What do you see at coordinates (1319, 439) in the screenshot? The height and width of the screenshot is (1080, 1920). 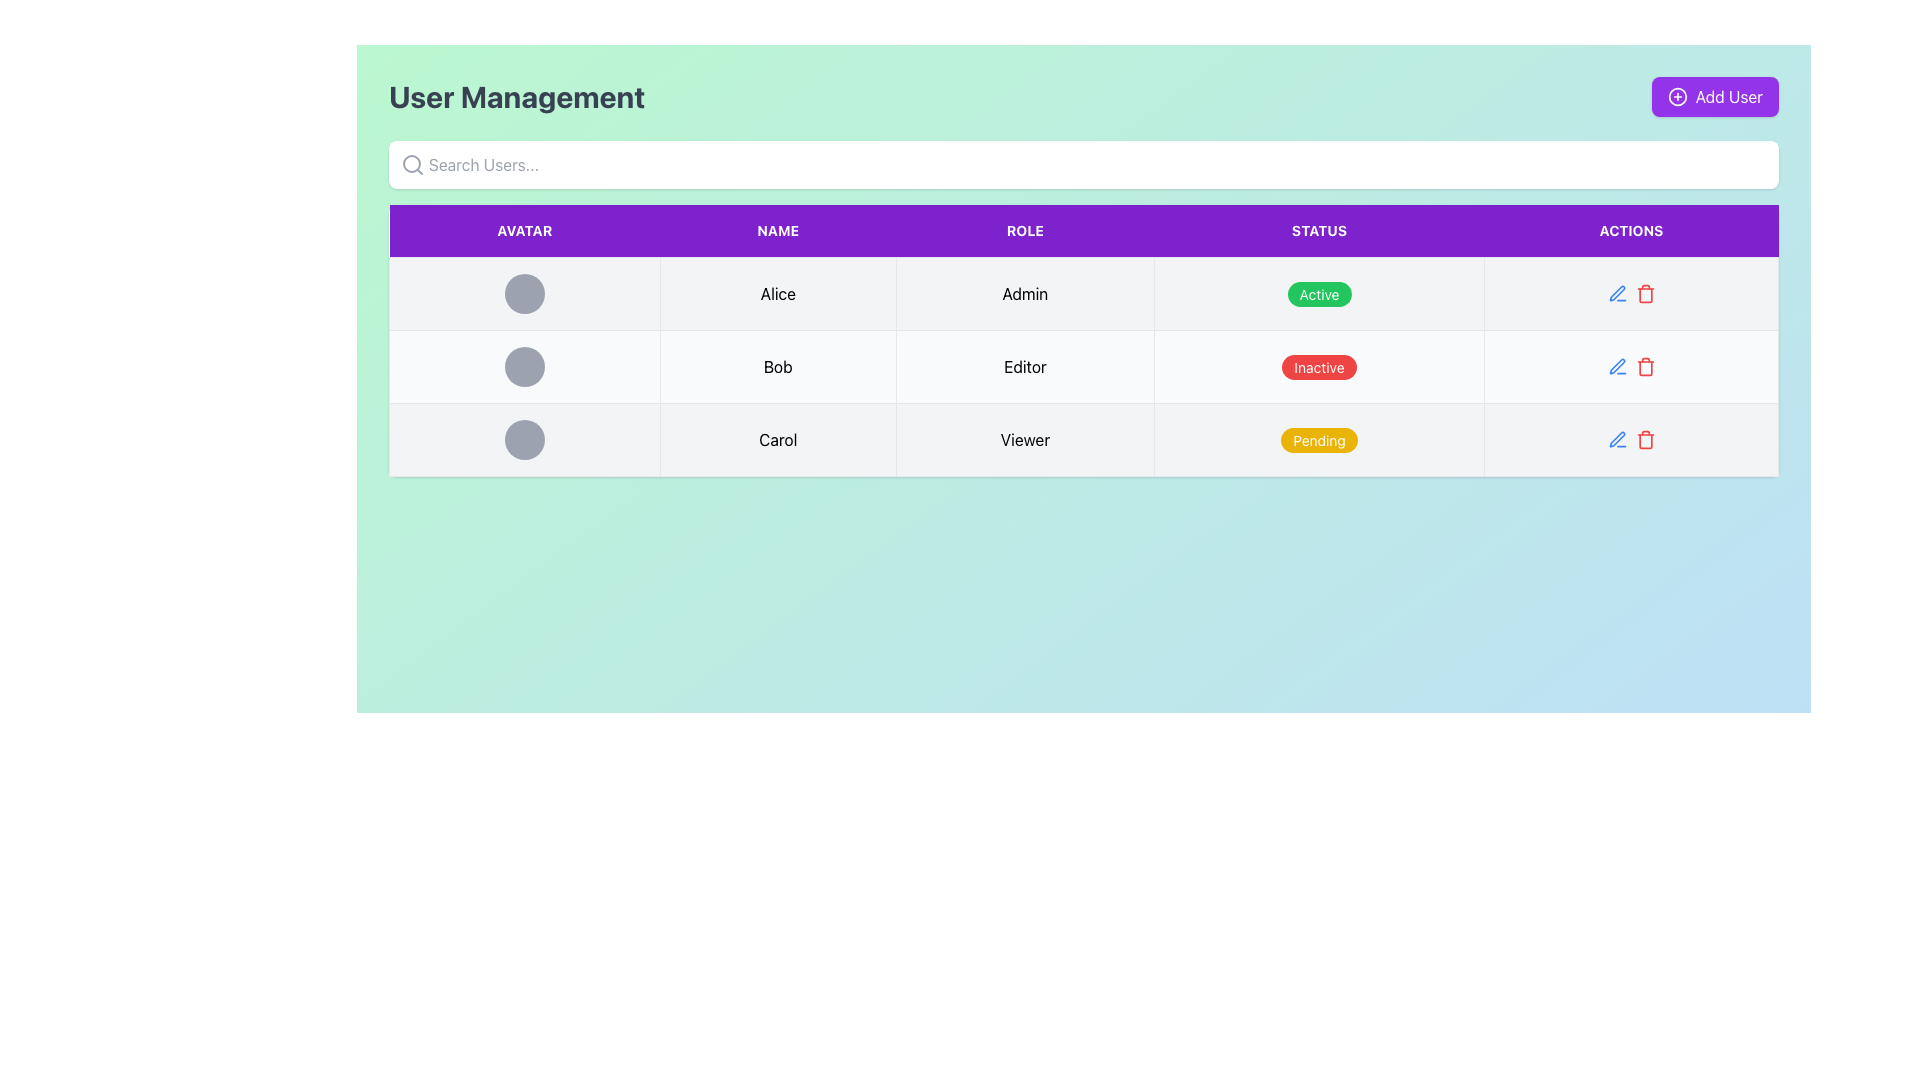 I see `the yellow, pill-shaped badge containing the text 'Pending' in white capital letters, located in the 'Status' column of the last row for the user 'Carol'` at bounding box center [1319, 439].